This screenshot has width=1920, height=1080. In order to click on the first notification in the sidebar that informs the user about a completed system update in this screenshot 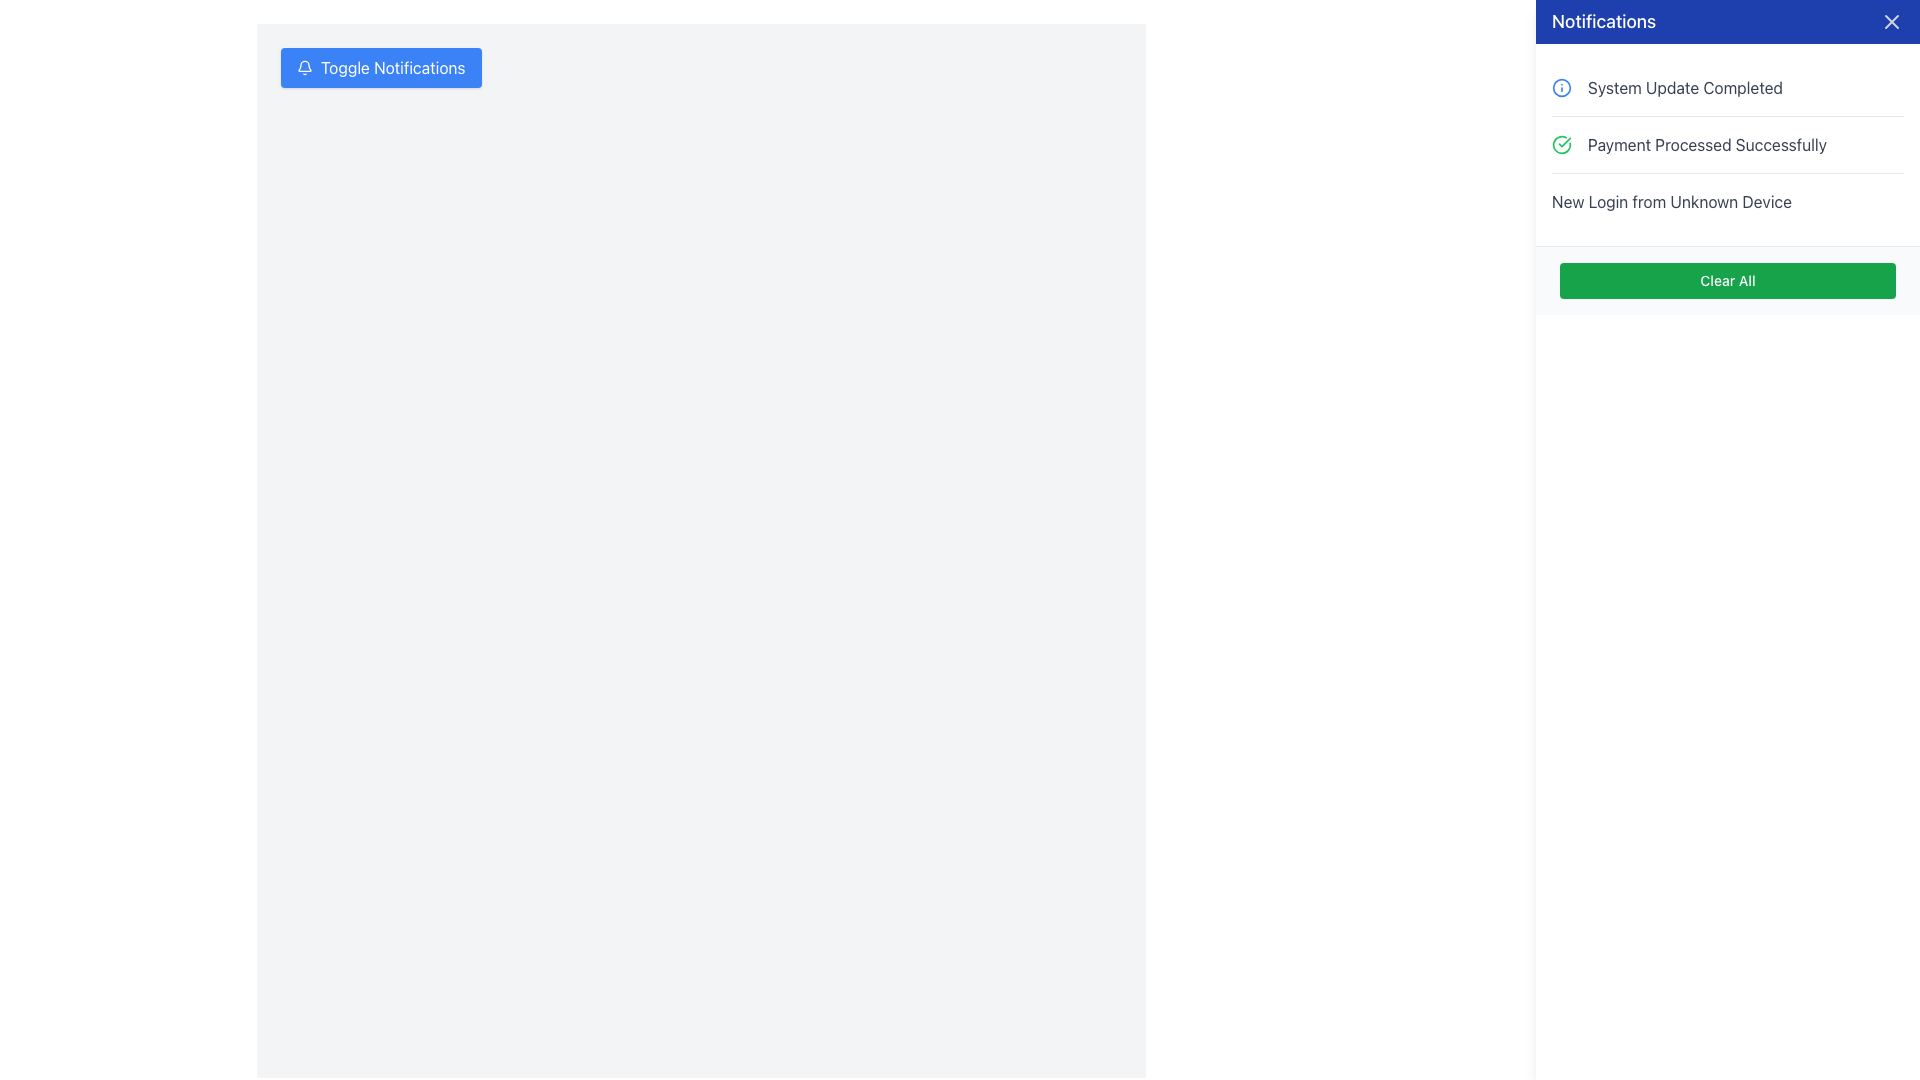, I will do `click(1727, 87)`.